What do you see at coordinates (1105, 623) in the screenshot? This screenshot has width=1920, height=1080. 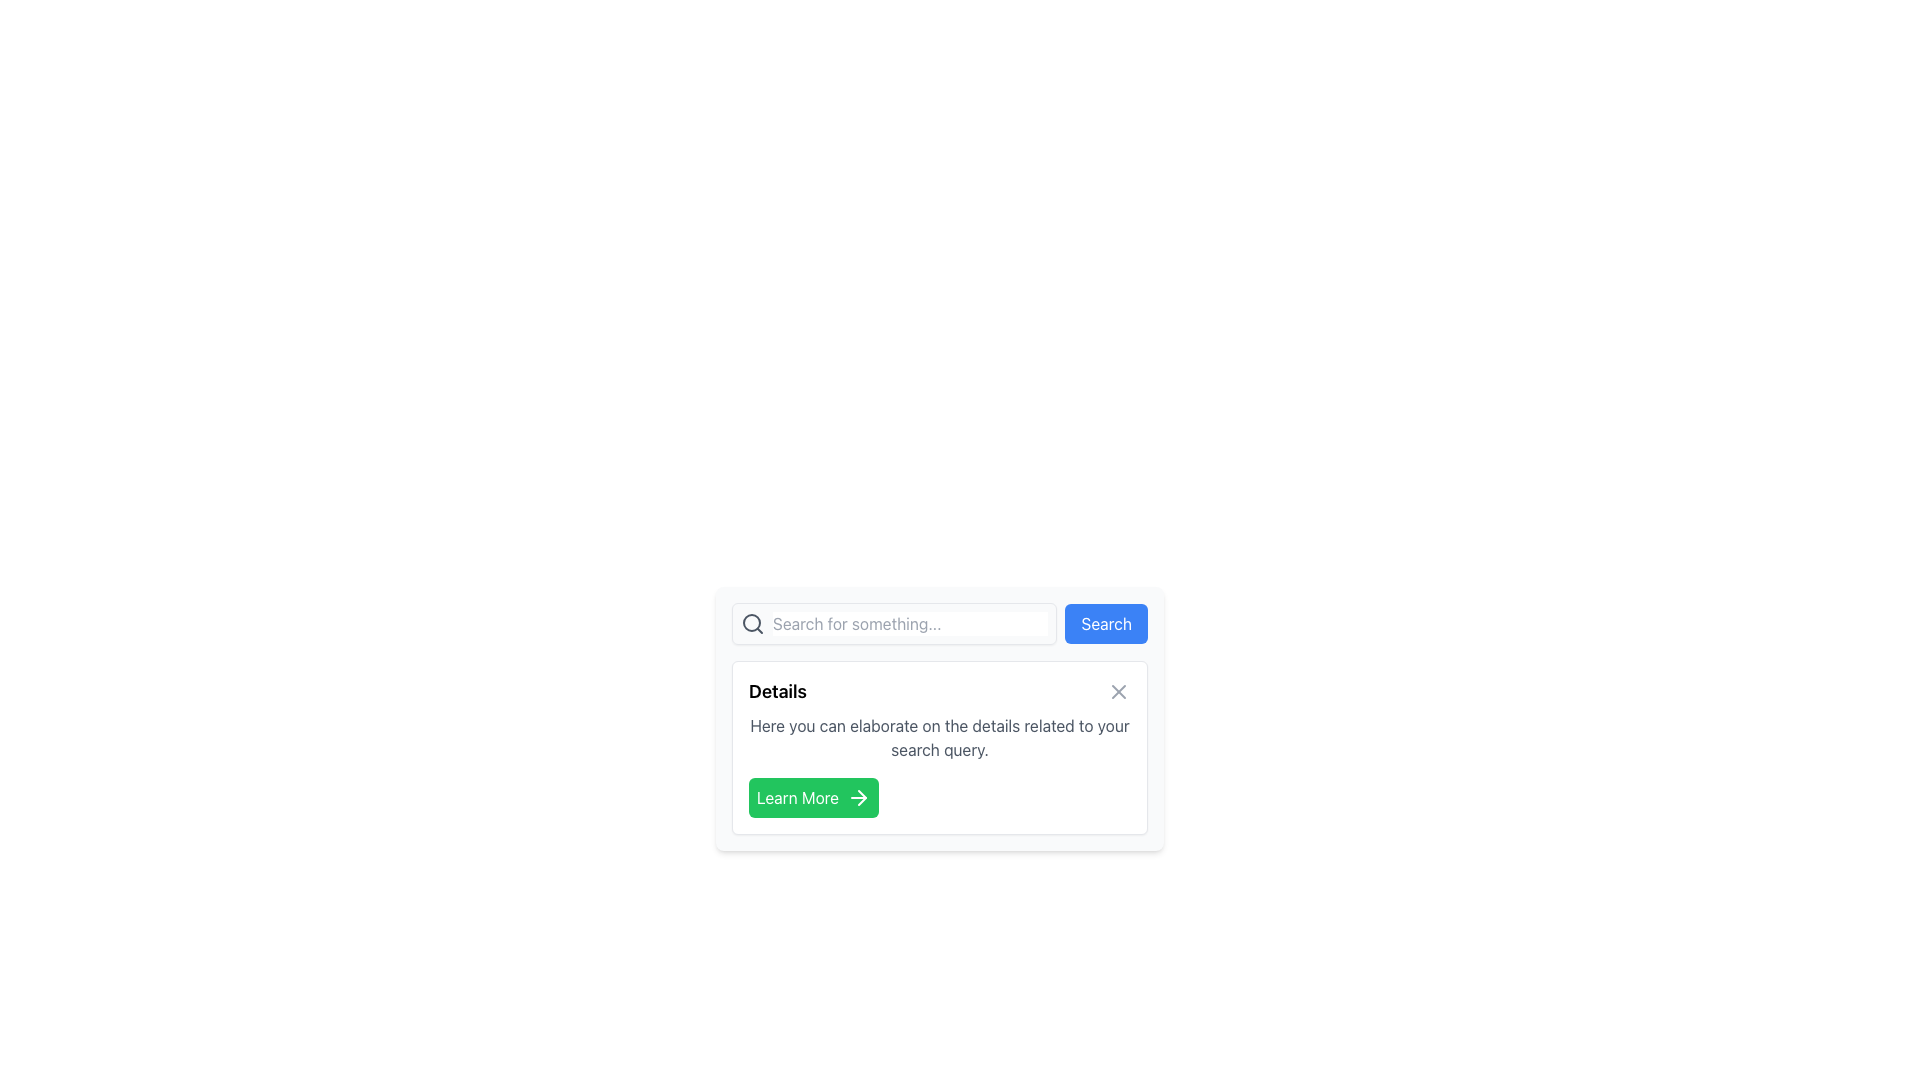 I see `the search button located at the rightmost end of the search bar to change its visual appearance` at bounding box center [1105, 623].